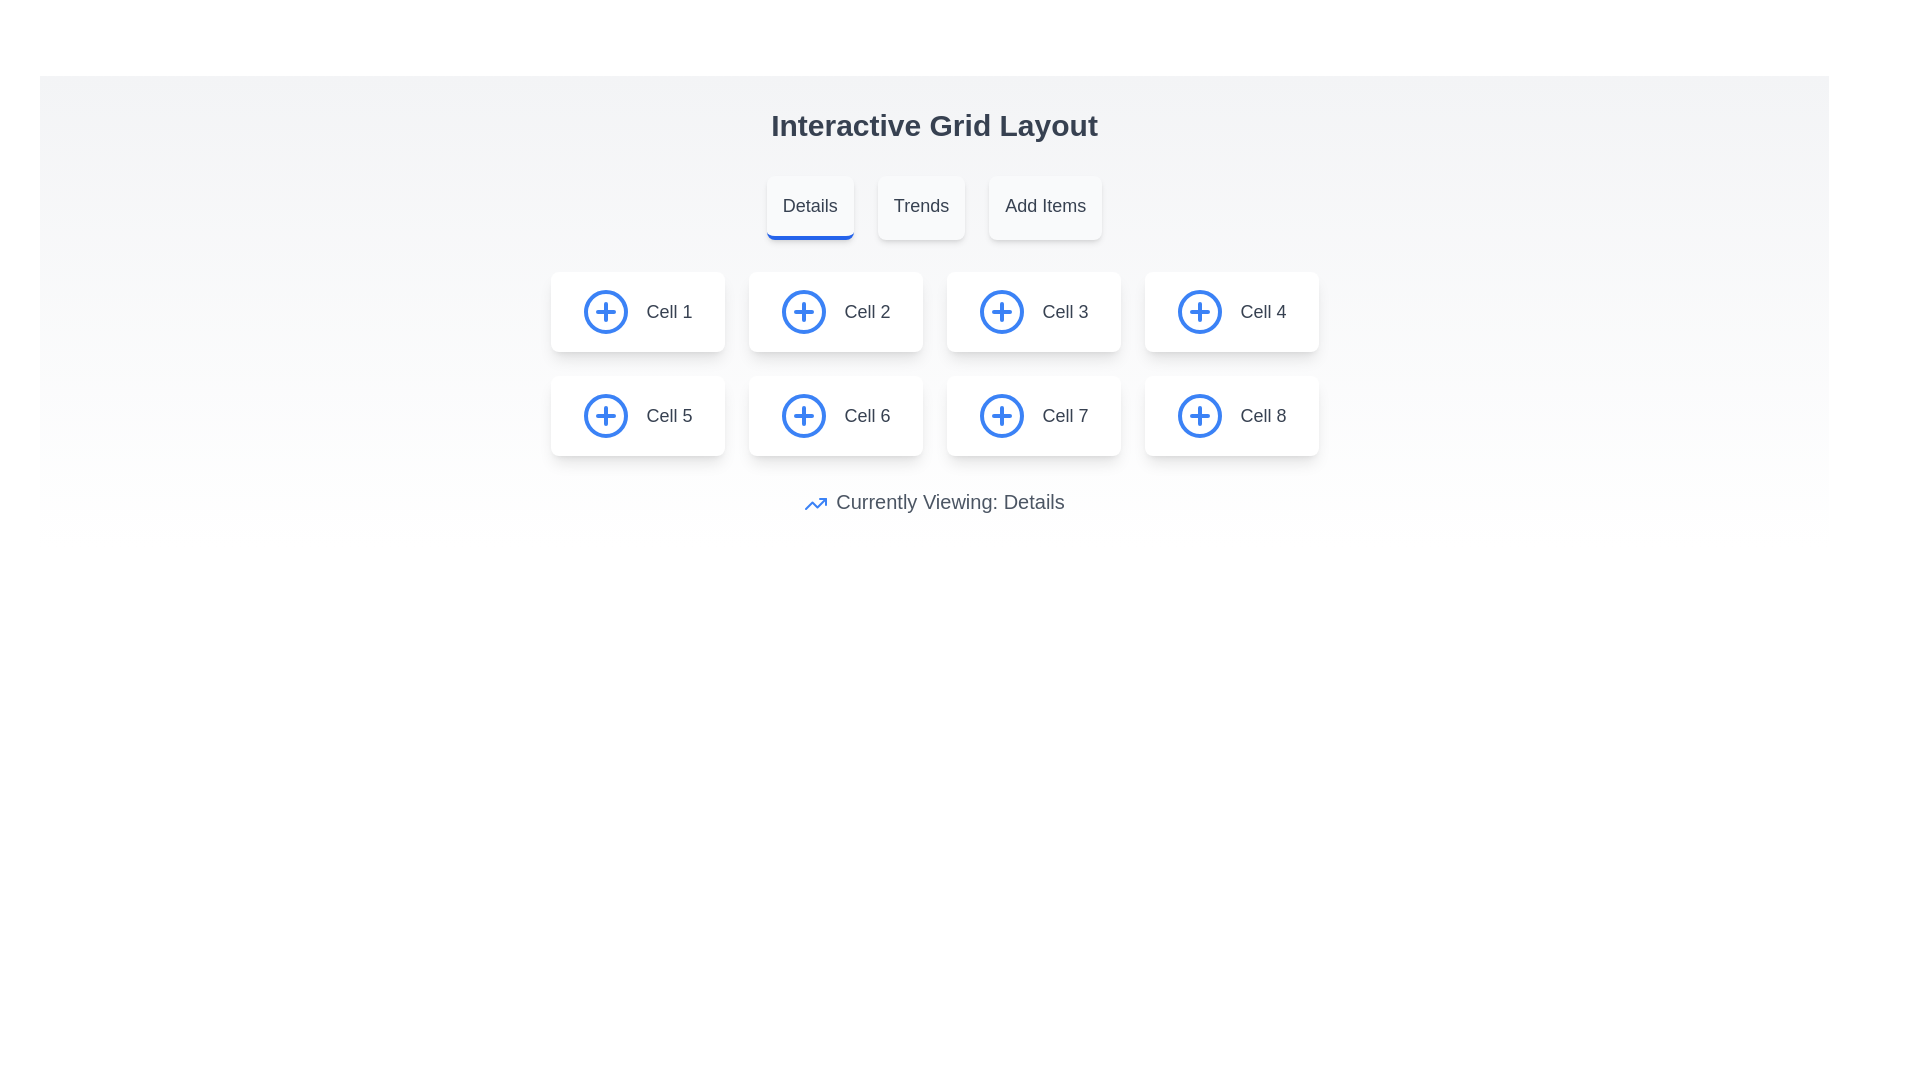  Describe the element at coordinates (1033, 415) in the screenshot. I see `the seventh card in the grid, which has a blue circular icon with a '+' symbol and the text 'Cell 7'` at that location.